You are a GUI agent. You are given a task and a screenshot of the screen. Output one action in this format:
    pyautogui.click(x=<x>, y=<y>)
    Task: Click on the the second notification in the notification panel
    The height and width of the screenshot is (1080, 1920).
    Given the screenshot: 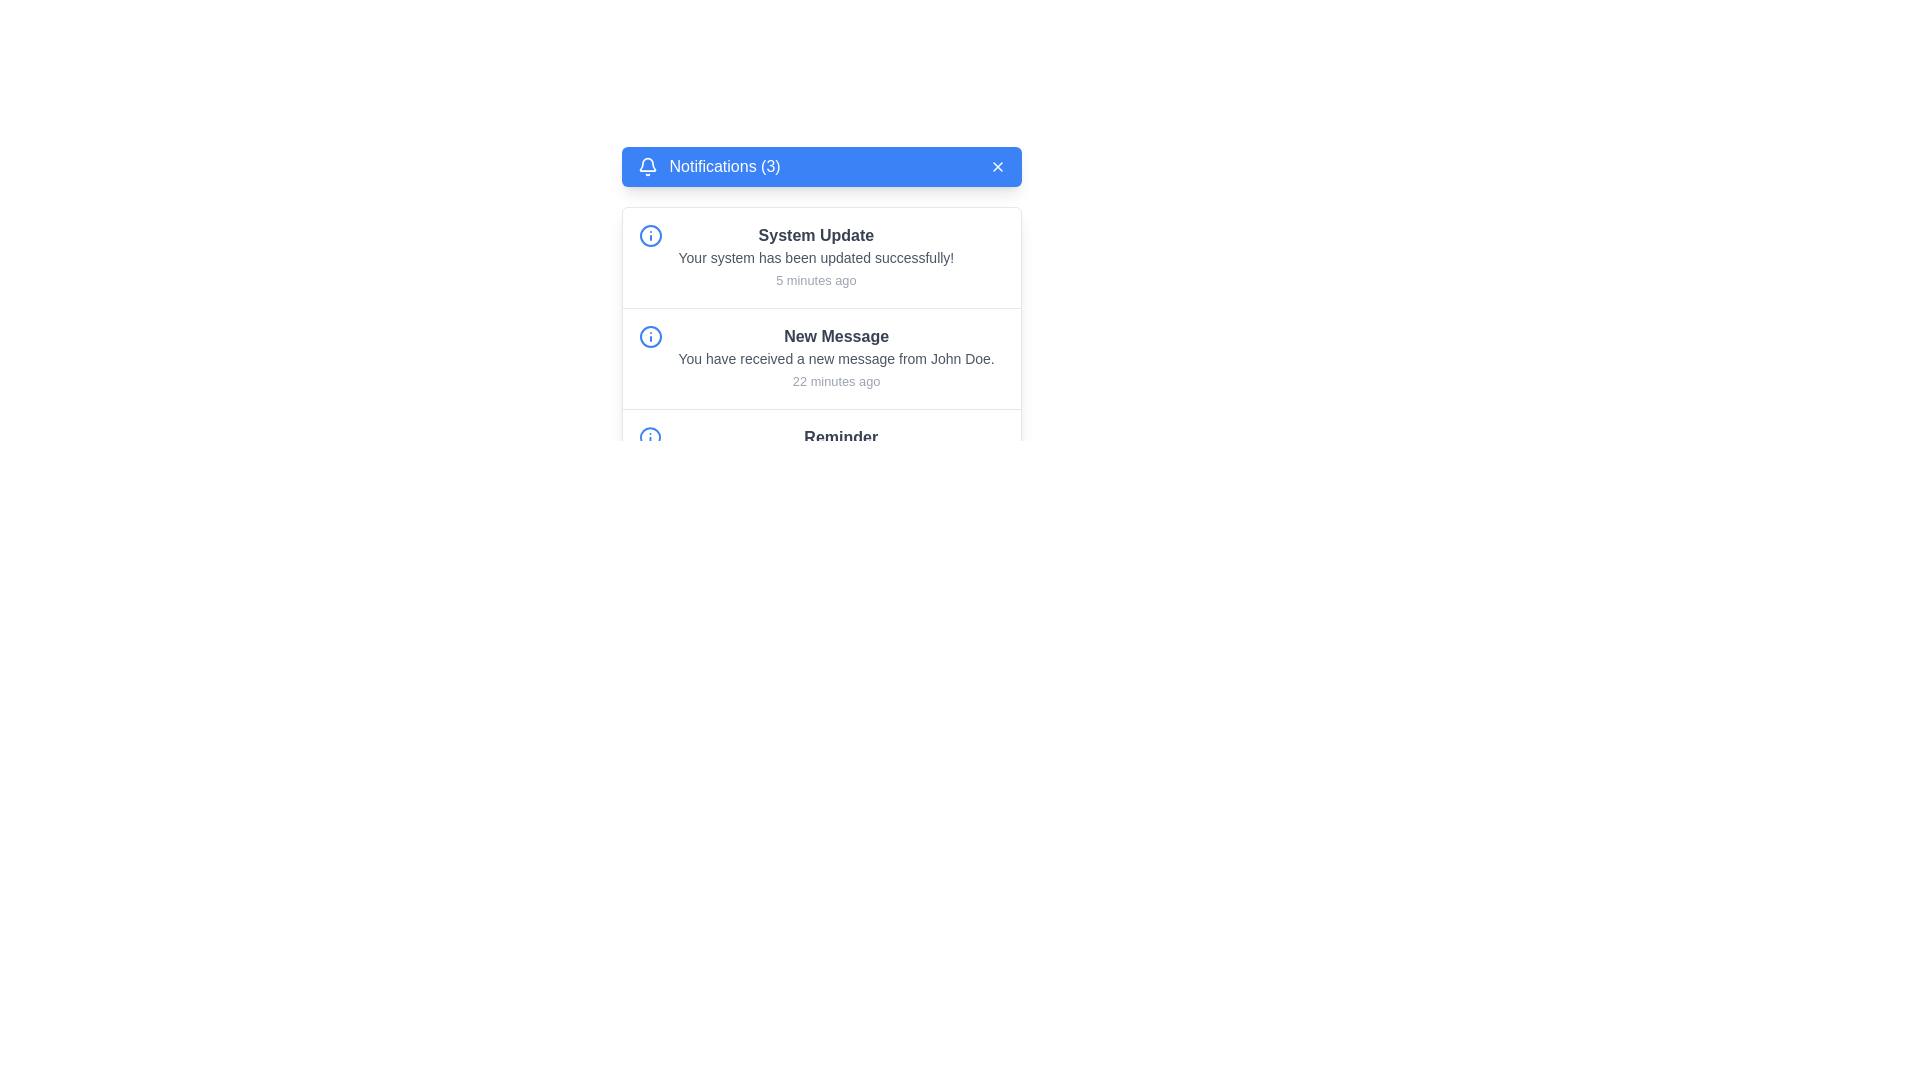 What is the action you would take?
    pyautogui.click(x=821, y=358)
    